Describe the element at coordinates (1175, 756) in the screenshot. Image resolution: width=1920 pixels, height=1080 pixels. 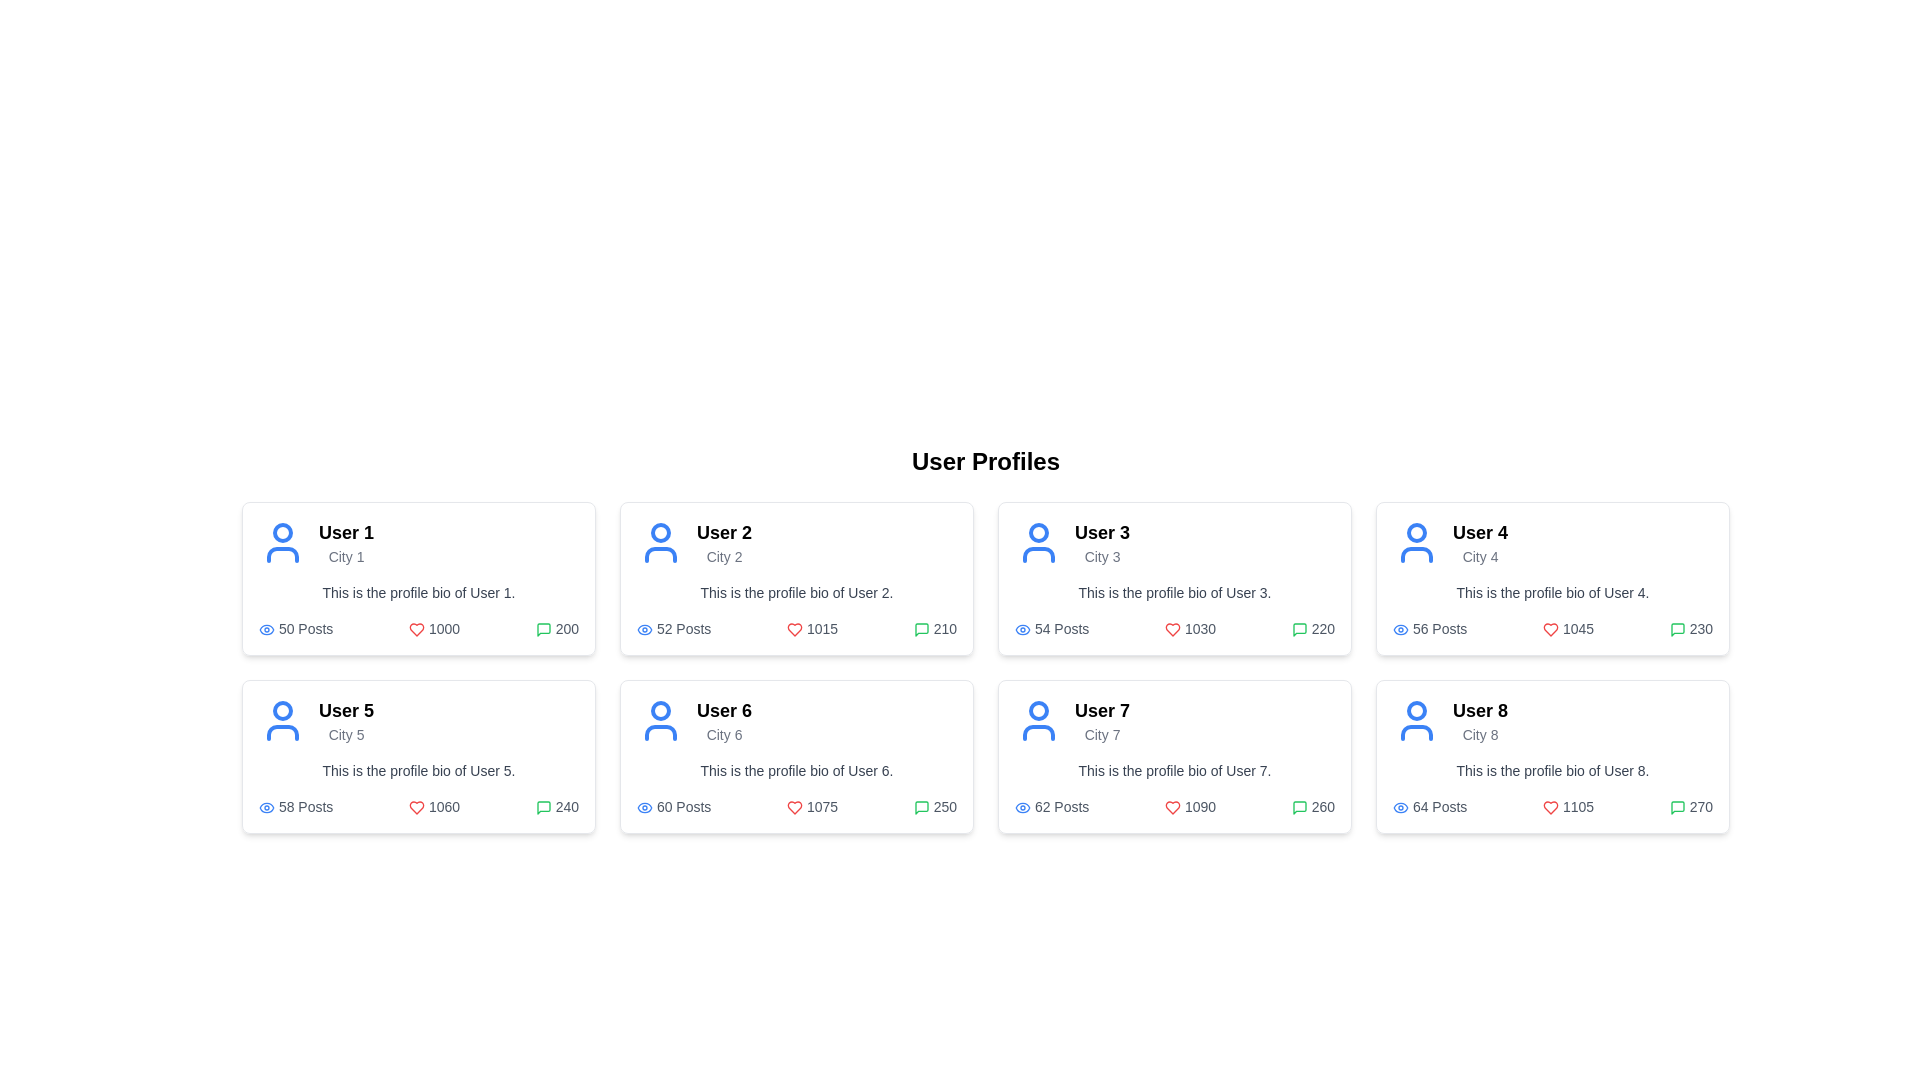
I see `the seventh card` at that location.